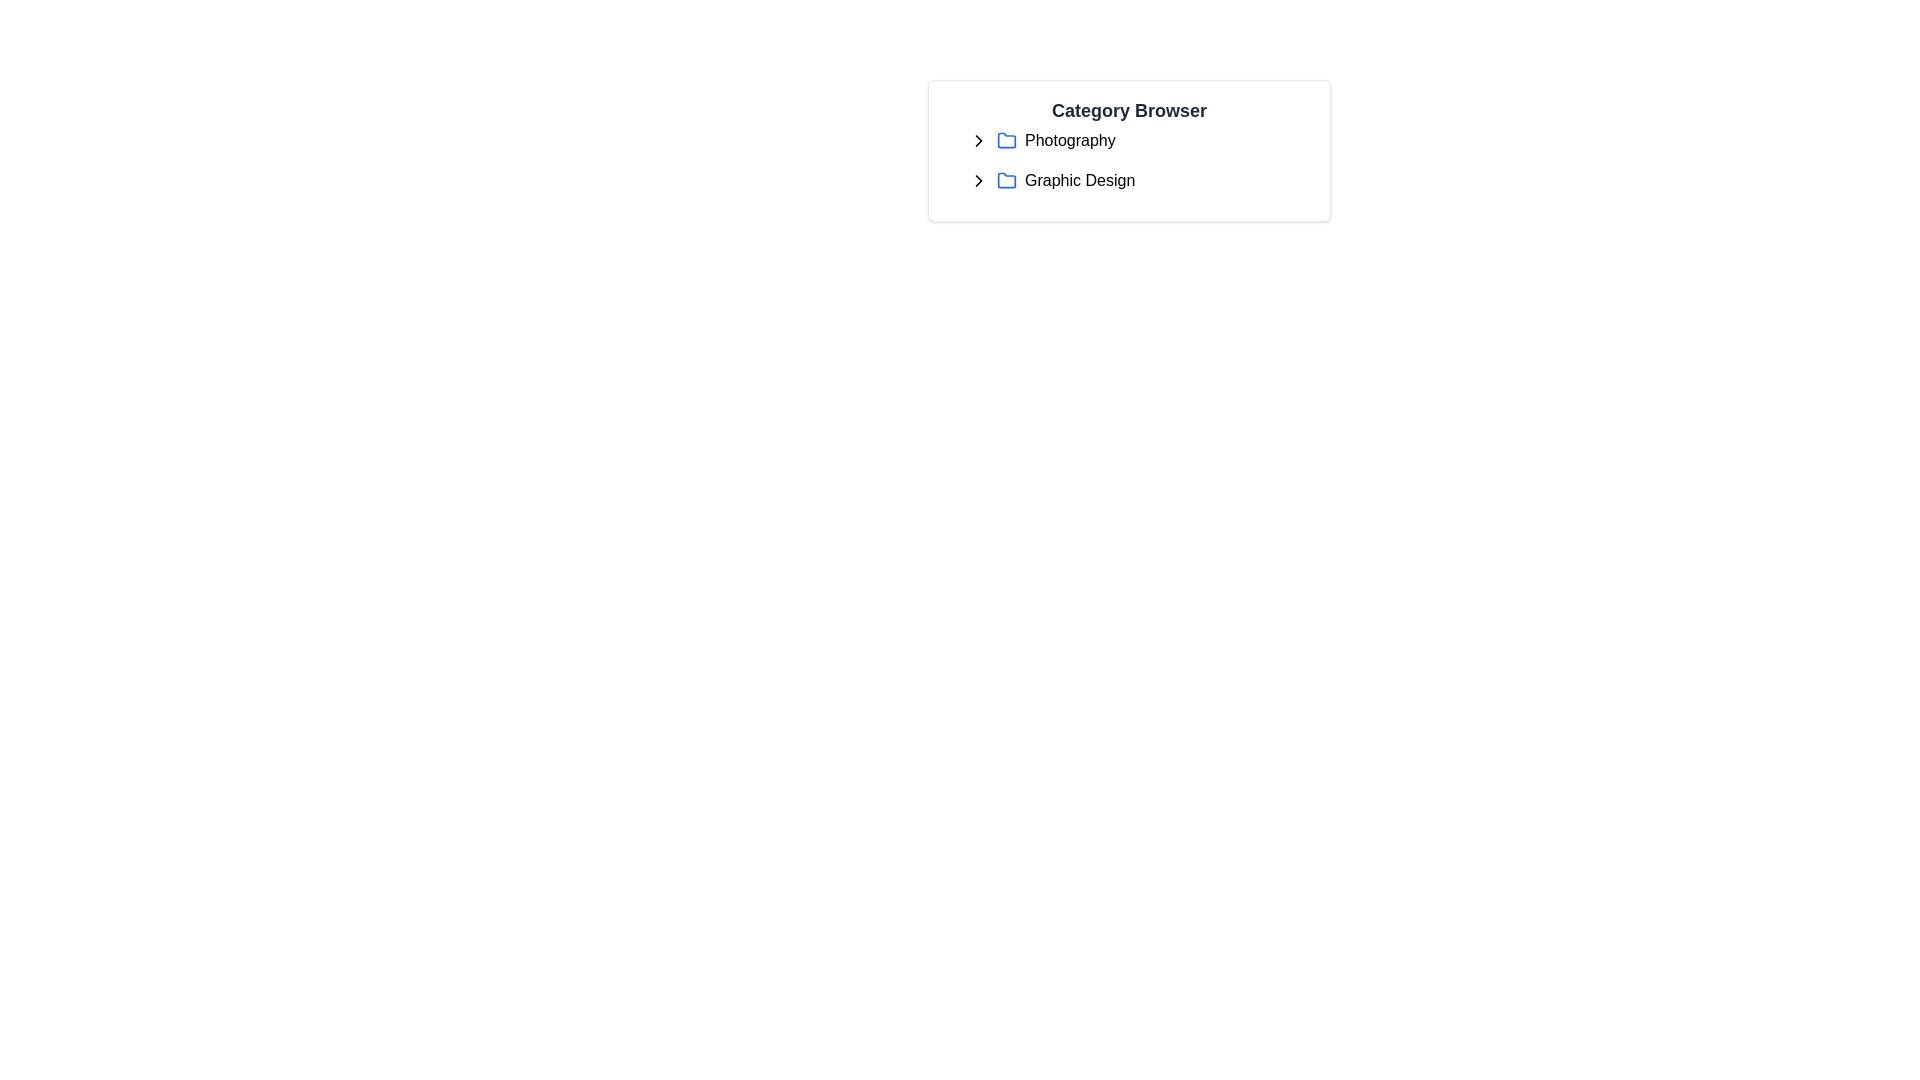  What do you see at coordinates (983, 140) in the screenshot?
I see `the right-pointing chevron icon located to the immediate left of the folder icon and the text 'Photography'` at bounding box center [983, 140].